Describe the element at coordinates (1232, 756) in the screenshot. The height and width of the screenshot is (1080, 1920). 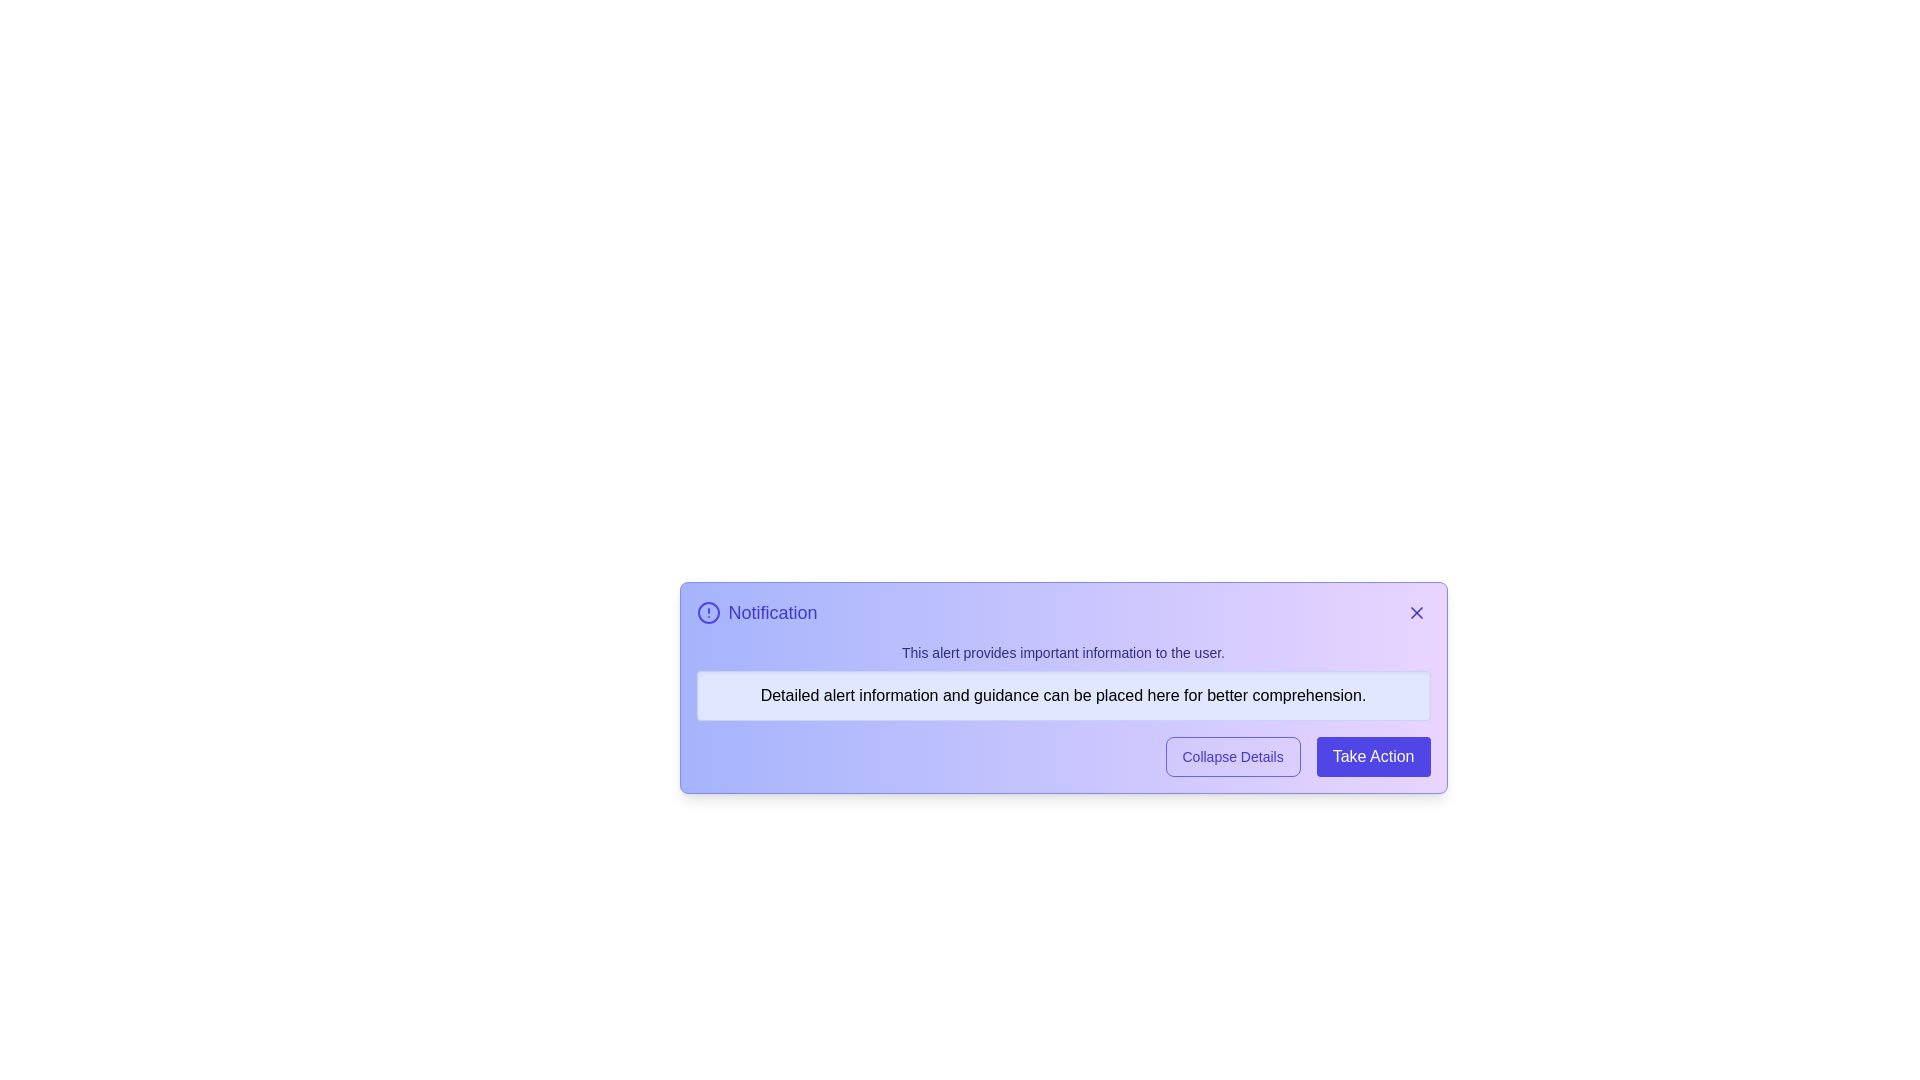
I see `'Collapse Details' button to toggle the detailed information visibility` at that location.